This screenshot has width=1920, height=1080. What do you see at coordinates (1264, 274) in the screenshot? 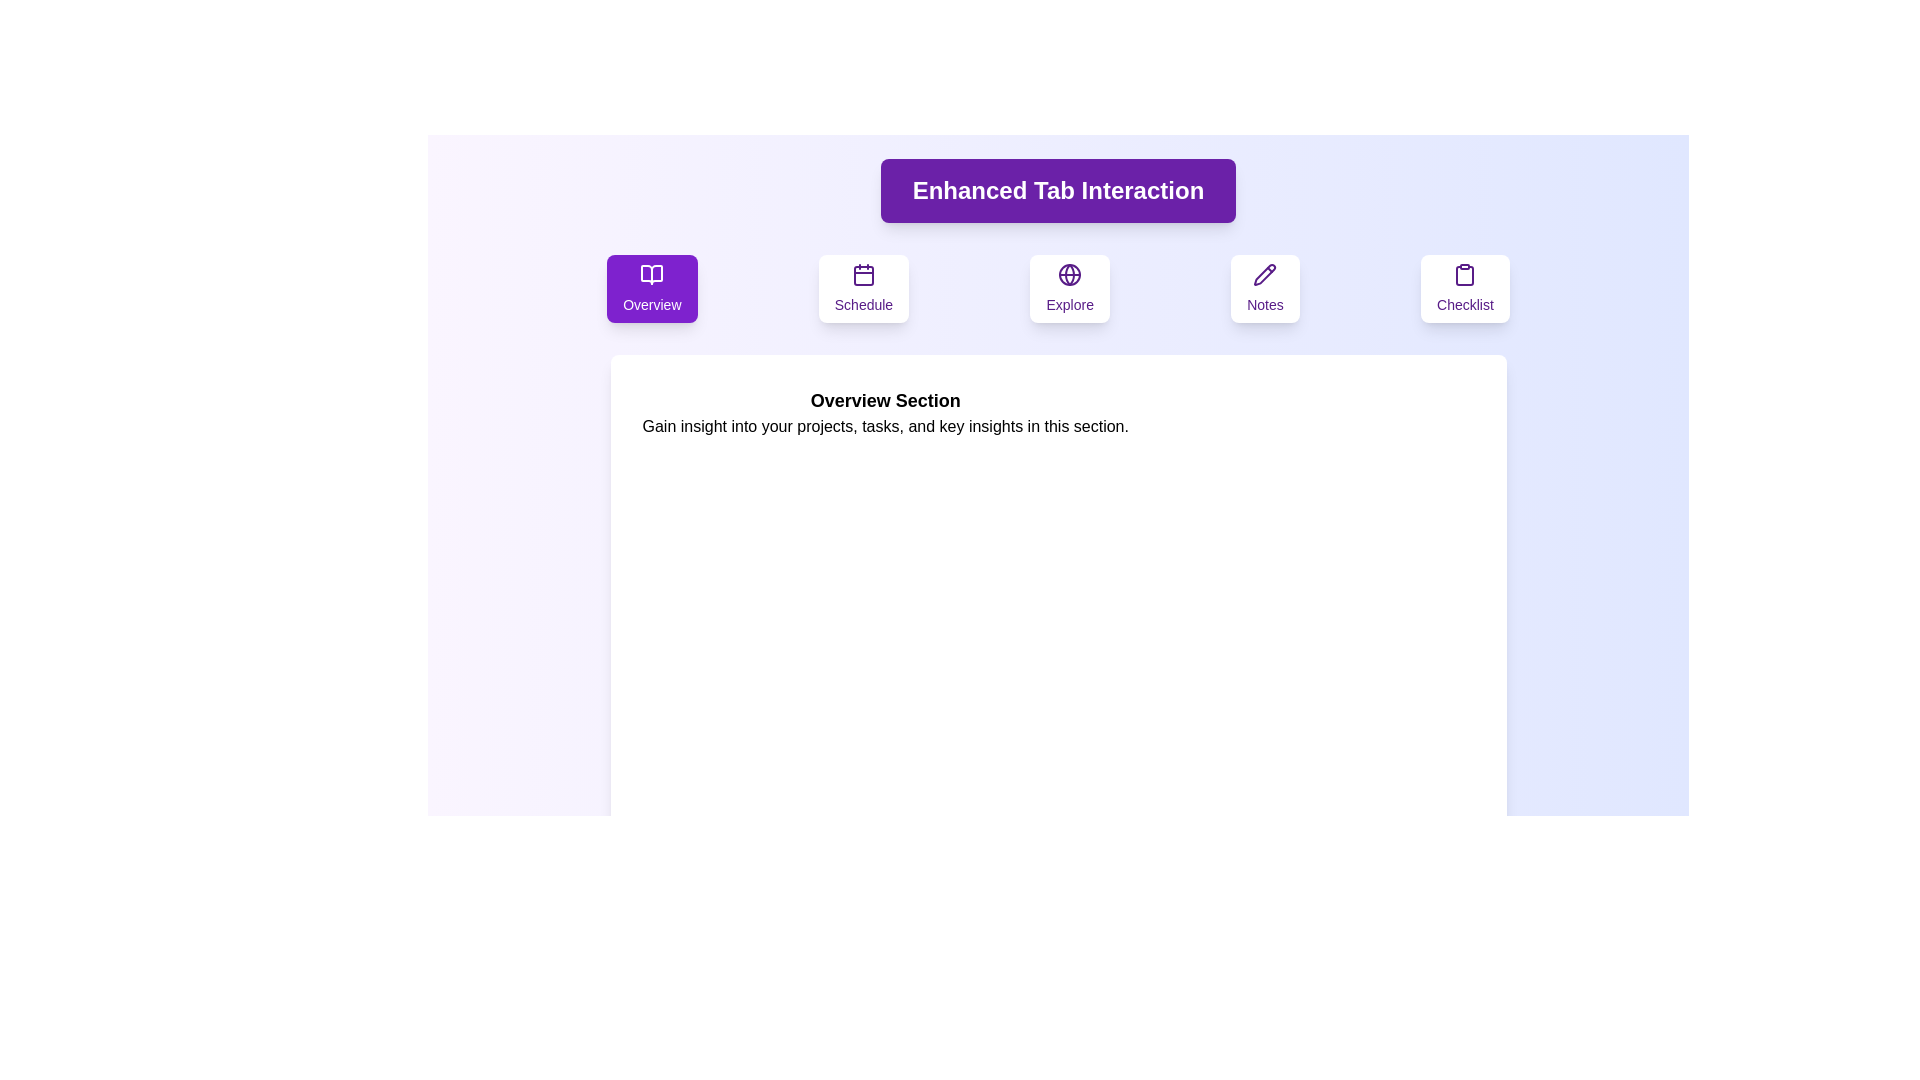
I see `the associated context for the editing functionality represented` at bounding box center [1264, 274].